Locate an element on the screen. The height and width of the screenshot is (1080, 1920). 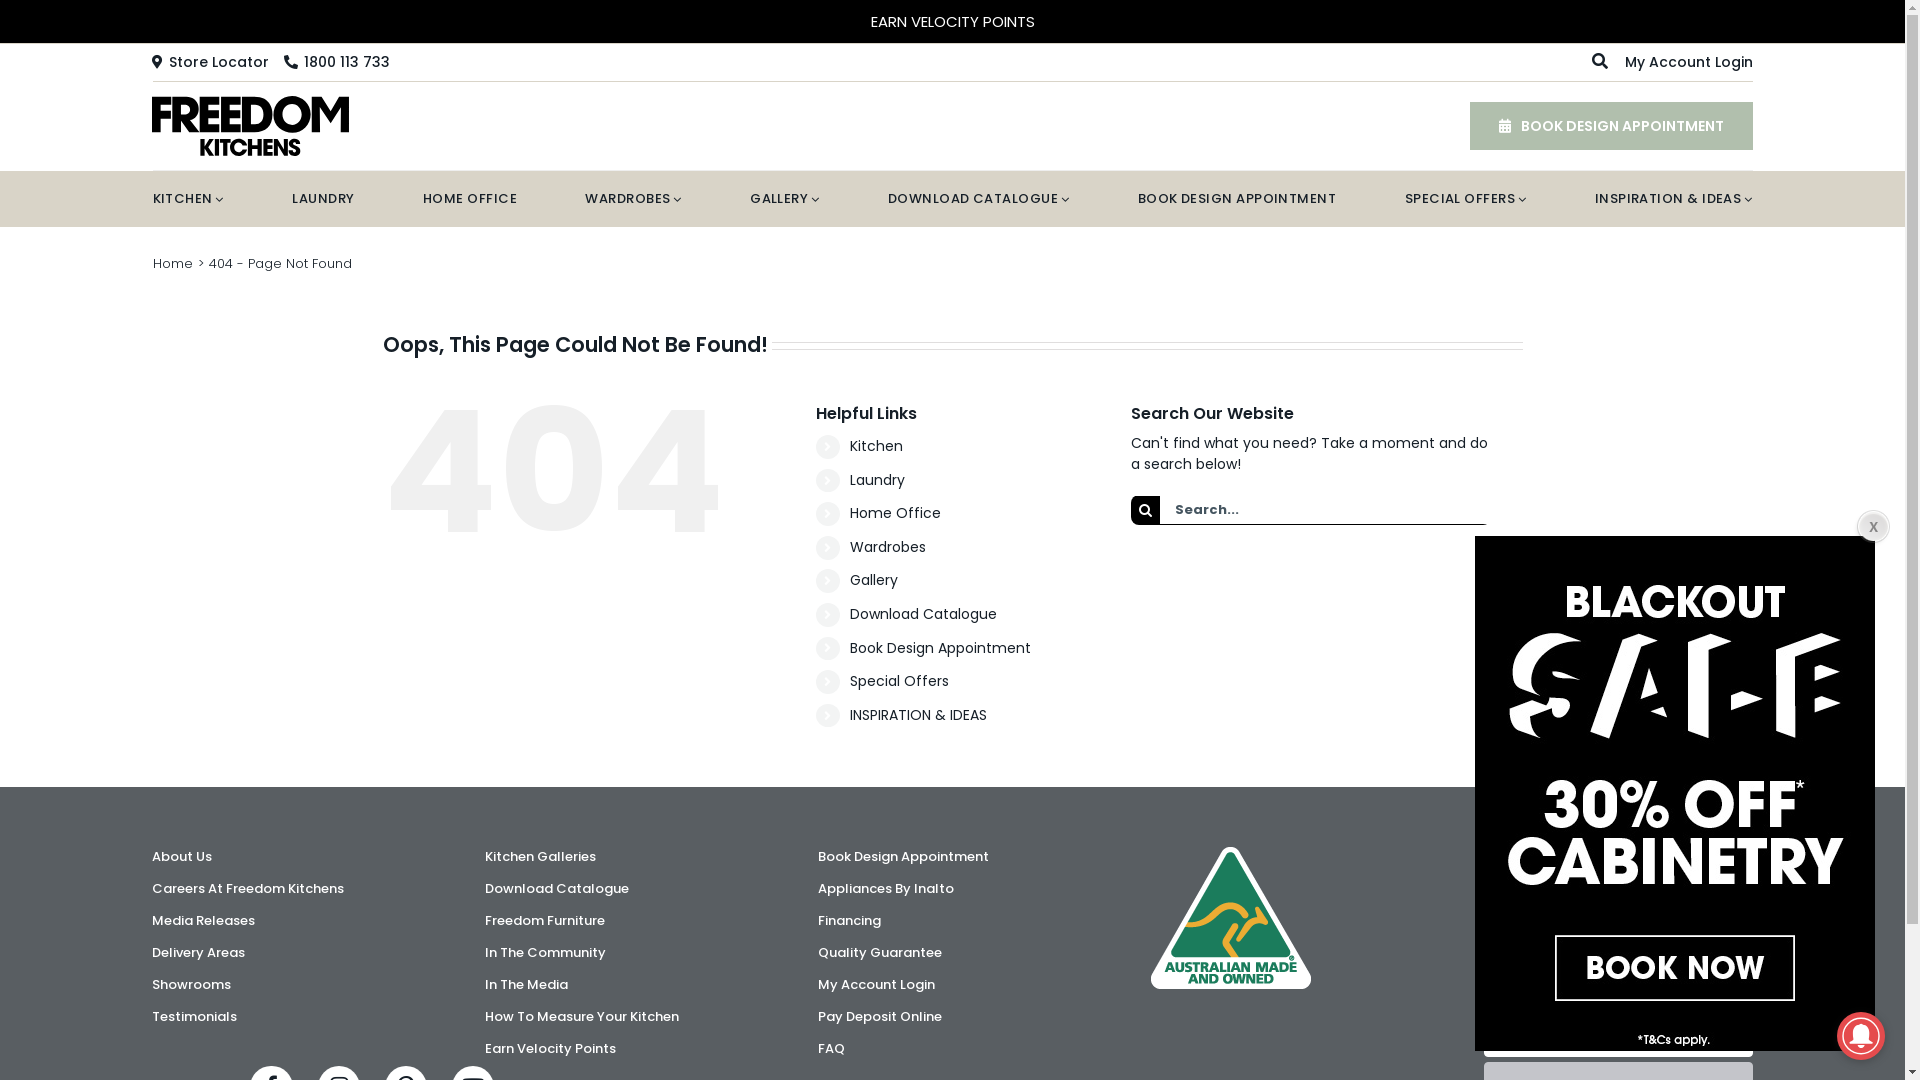
'Kitchen' is located at coordinates (876, 445).